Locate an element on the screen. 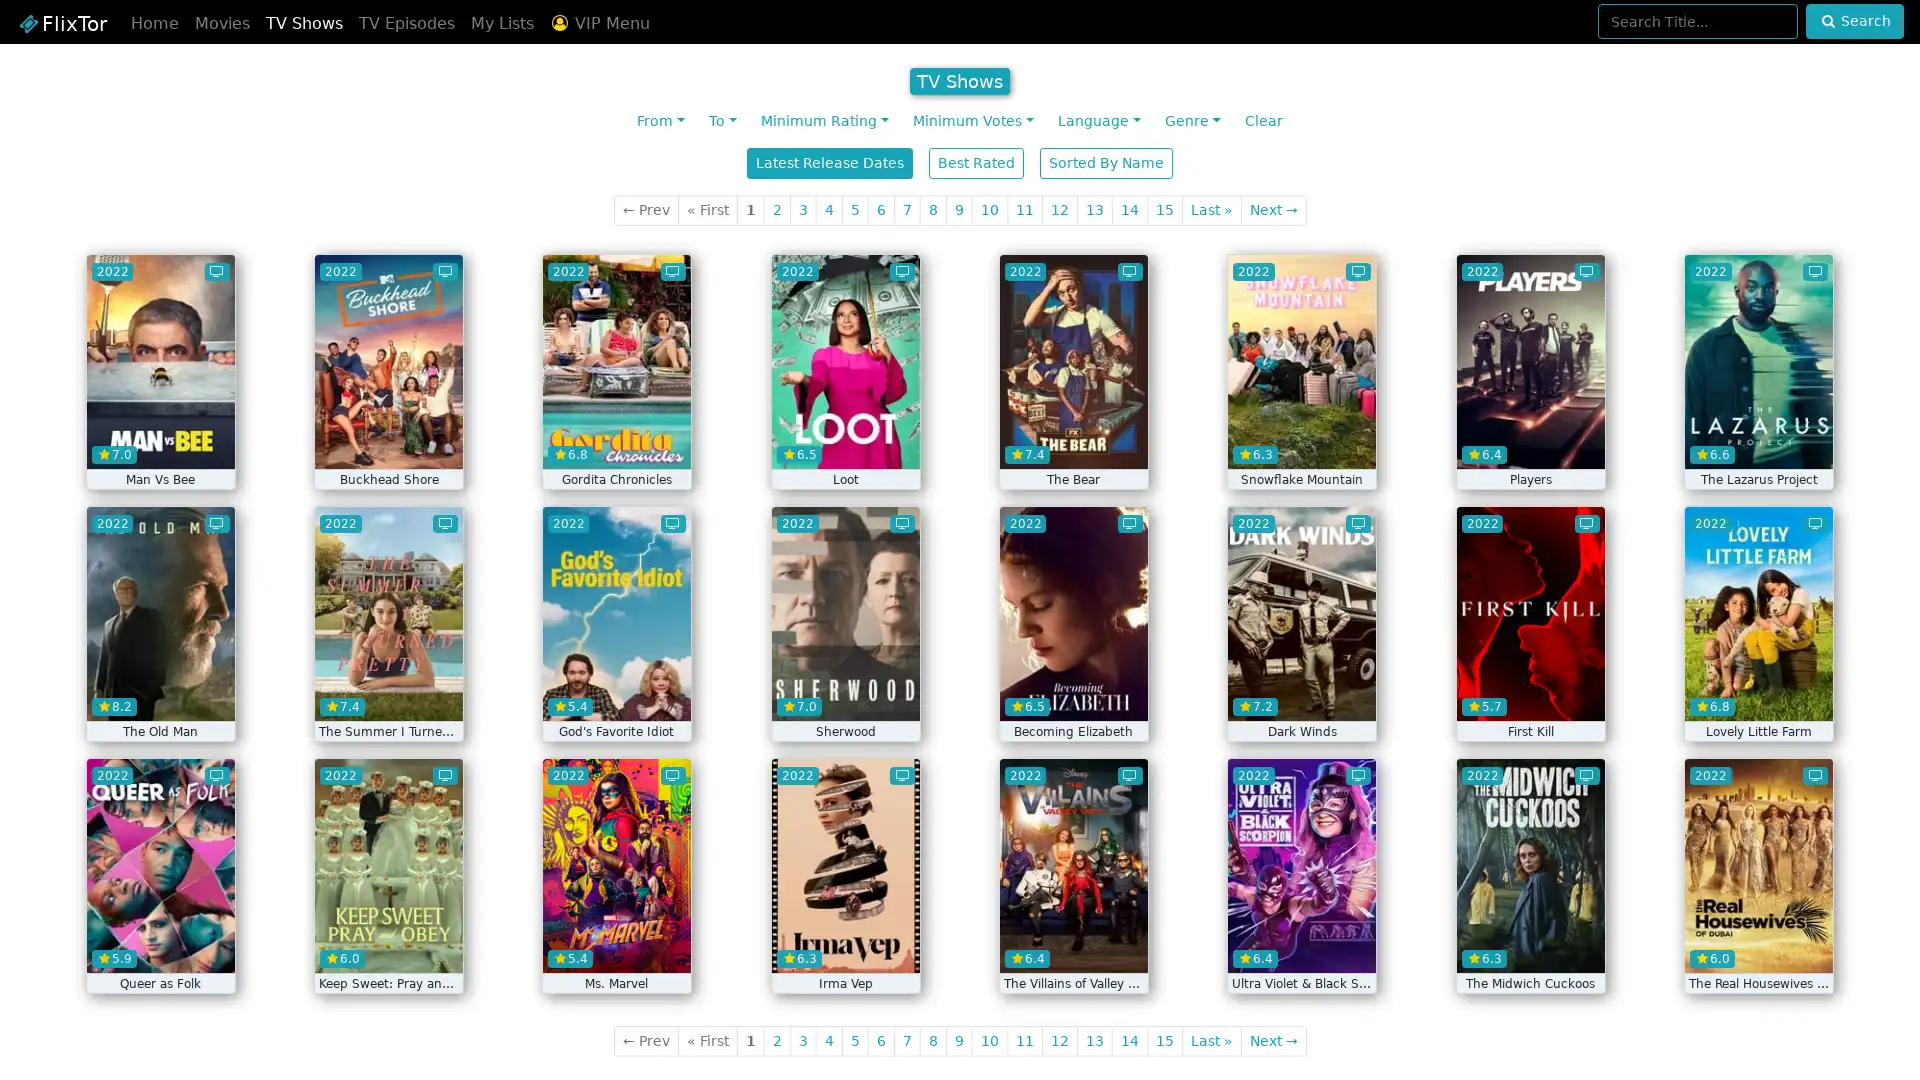 Image resolution: width=1920 pixels, height=1080 pixels. Watch Now is located at coordinates (1757, 438).